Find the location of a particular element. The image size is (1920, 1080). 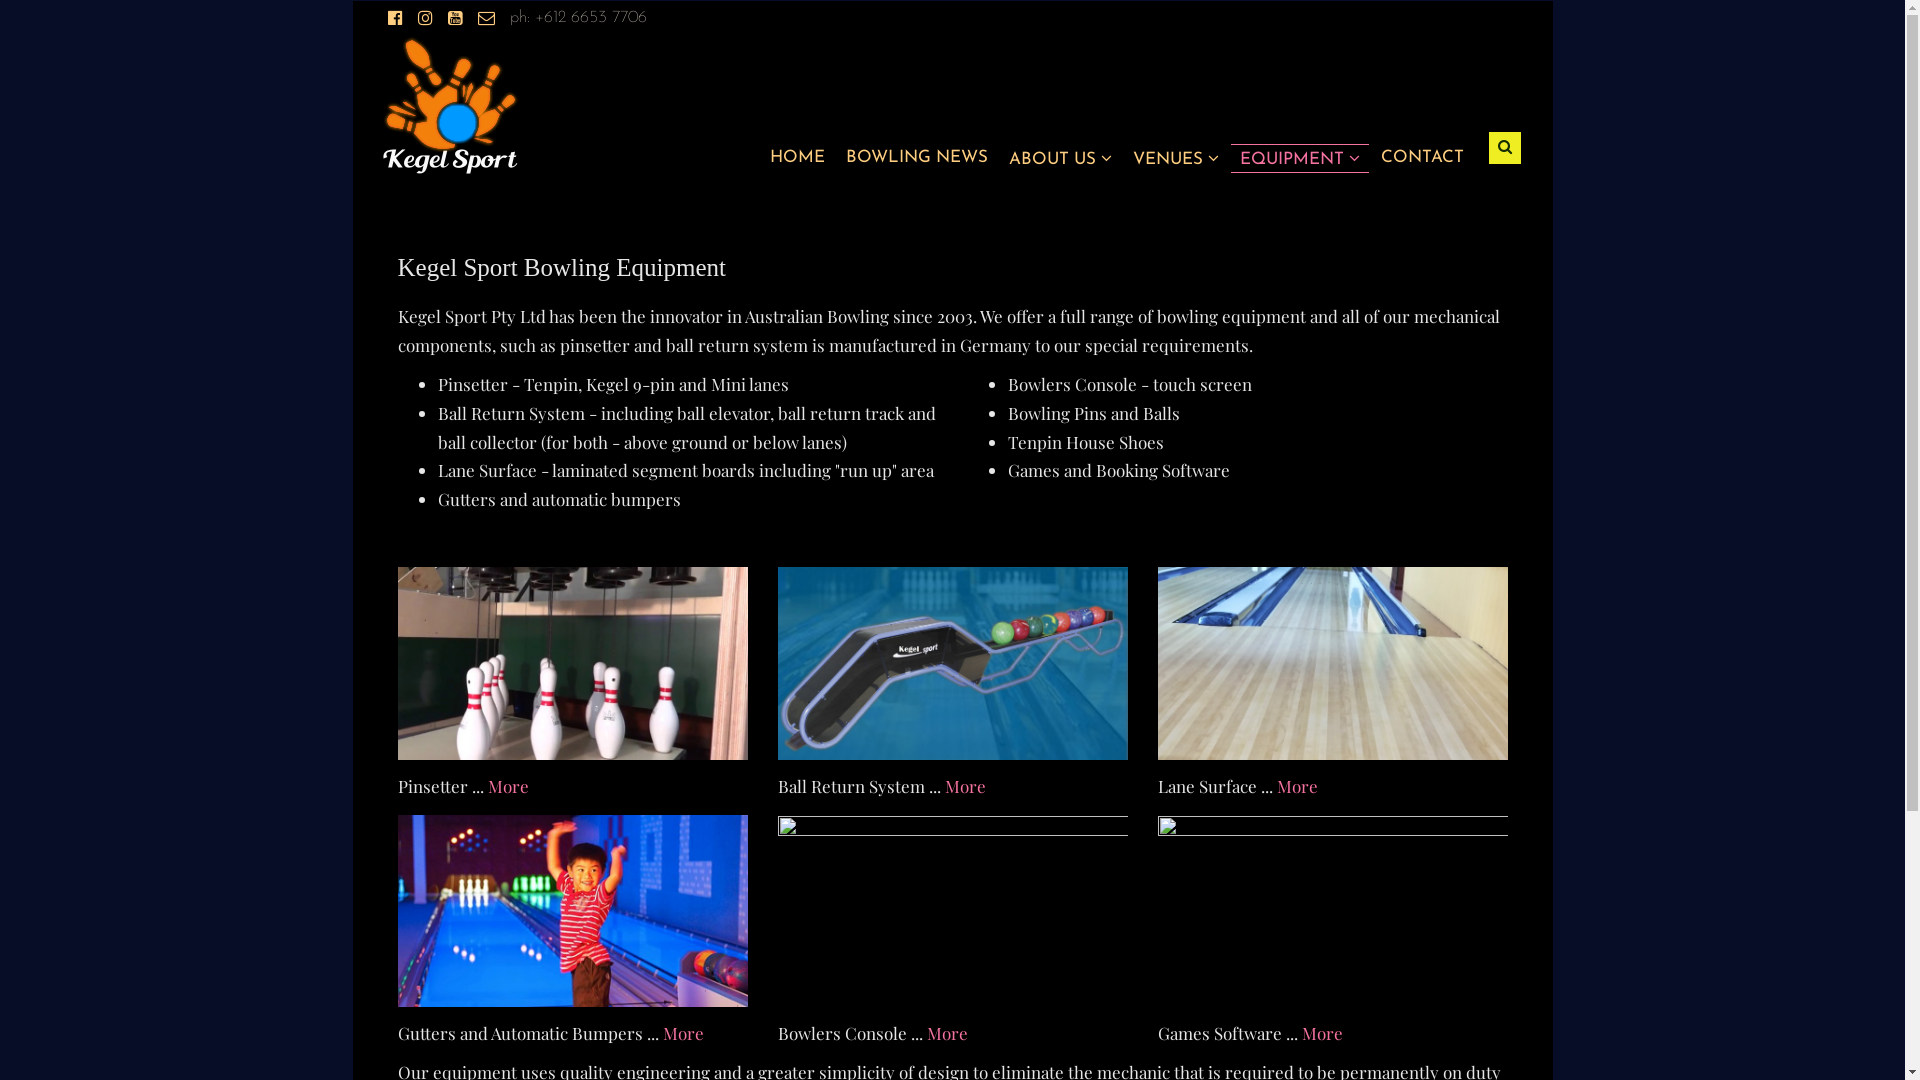

'More' is located at coordinates (945, 1033).